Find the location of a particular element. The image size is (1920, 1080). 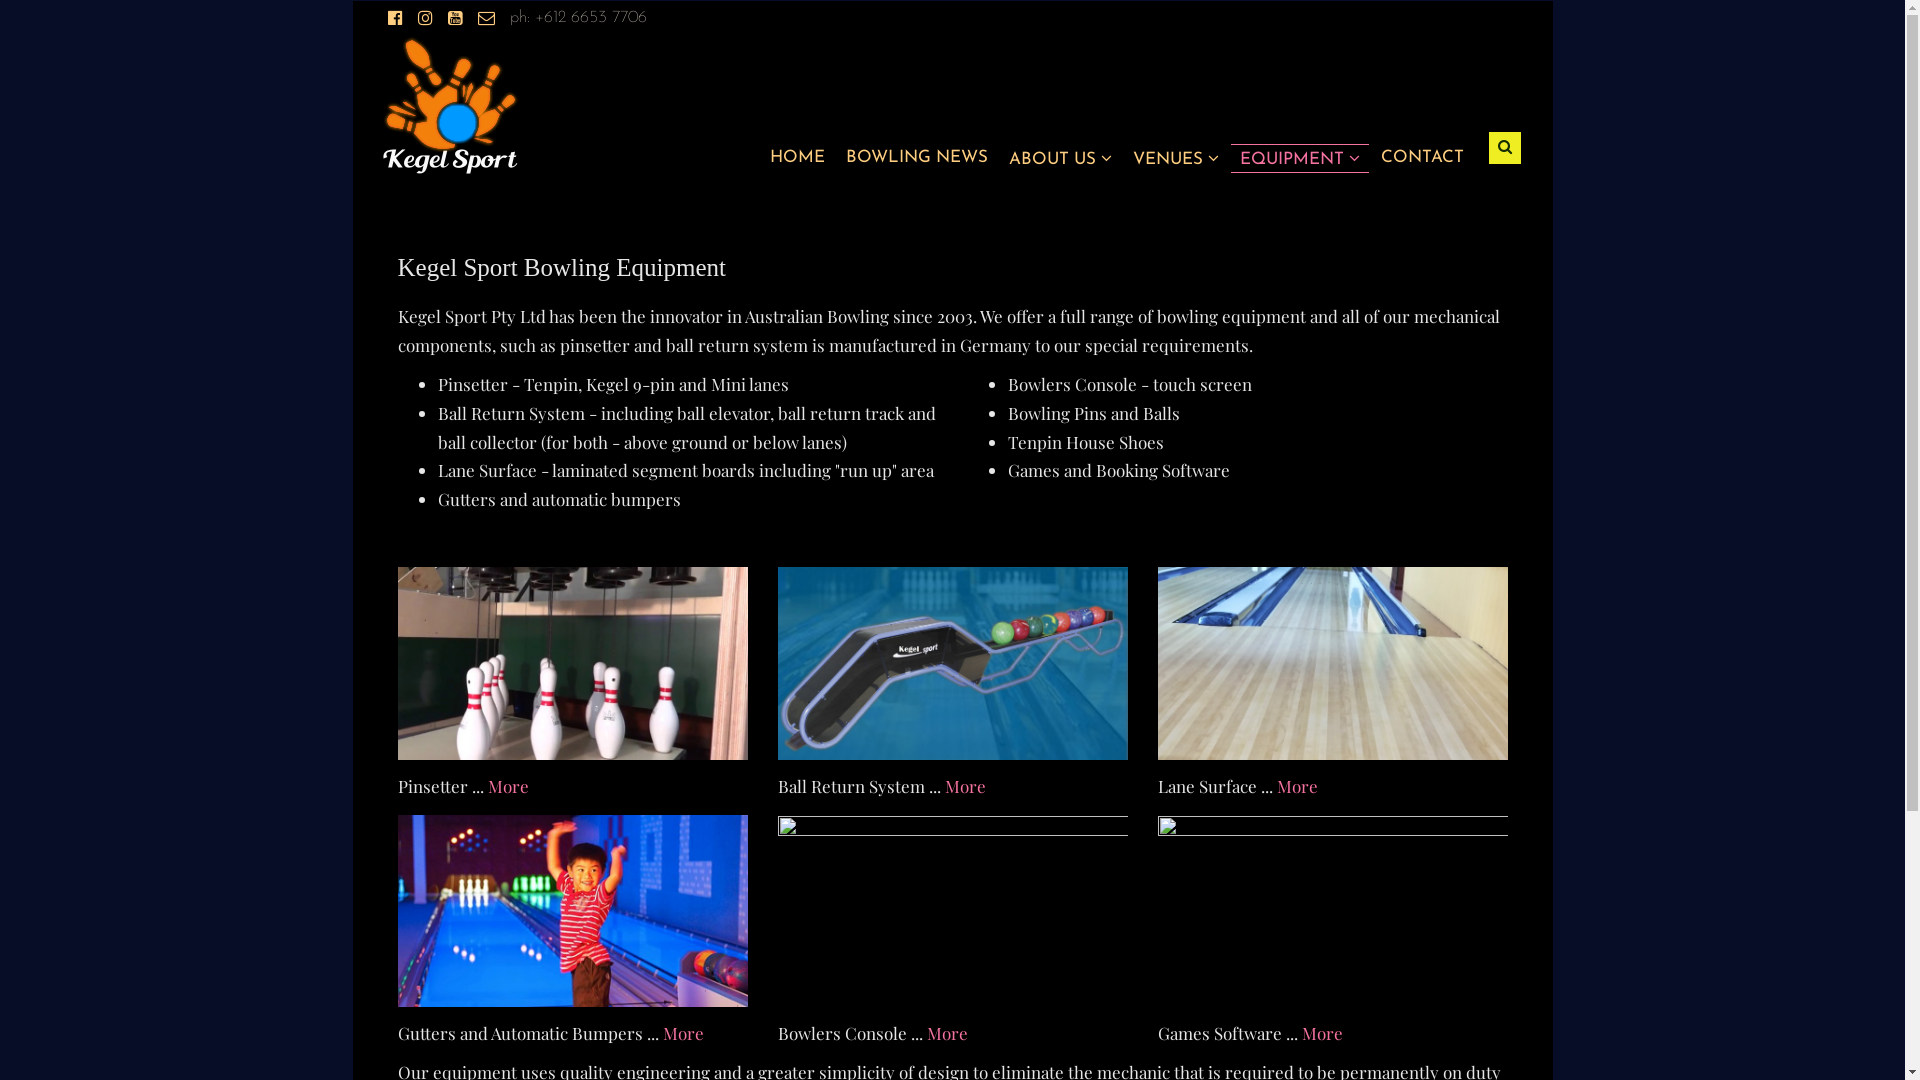

'More' is located at coordinates (945, 1033).